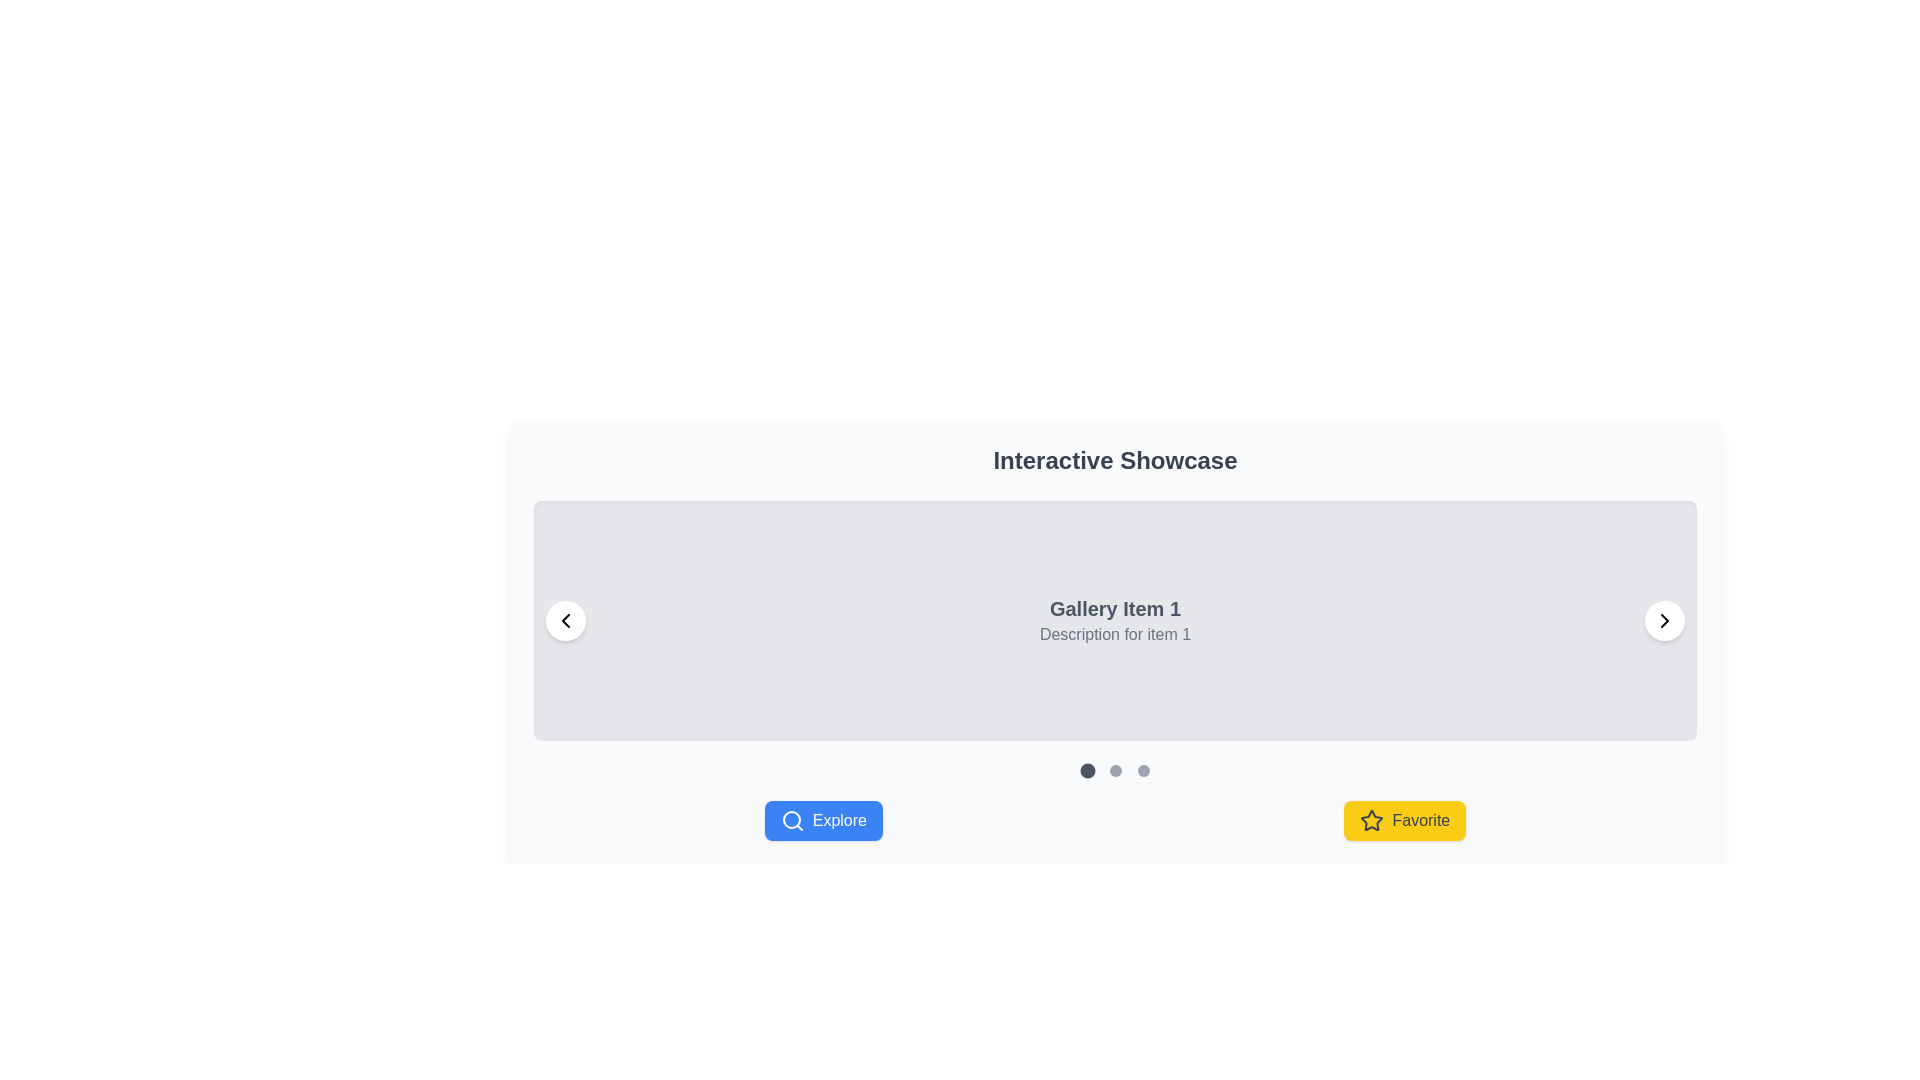 This screenshot has width=1920, height=1080. Describe the element at coordinates (1371, 820) in the screenshot. I see `the yellow star-shaped icon embedded in the button labeled 'Favorite' located at the bottom-right of the interactive showcase to favorite or unfavorite` at that location.